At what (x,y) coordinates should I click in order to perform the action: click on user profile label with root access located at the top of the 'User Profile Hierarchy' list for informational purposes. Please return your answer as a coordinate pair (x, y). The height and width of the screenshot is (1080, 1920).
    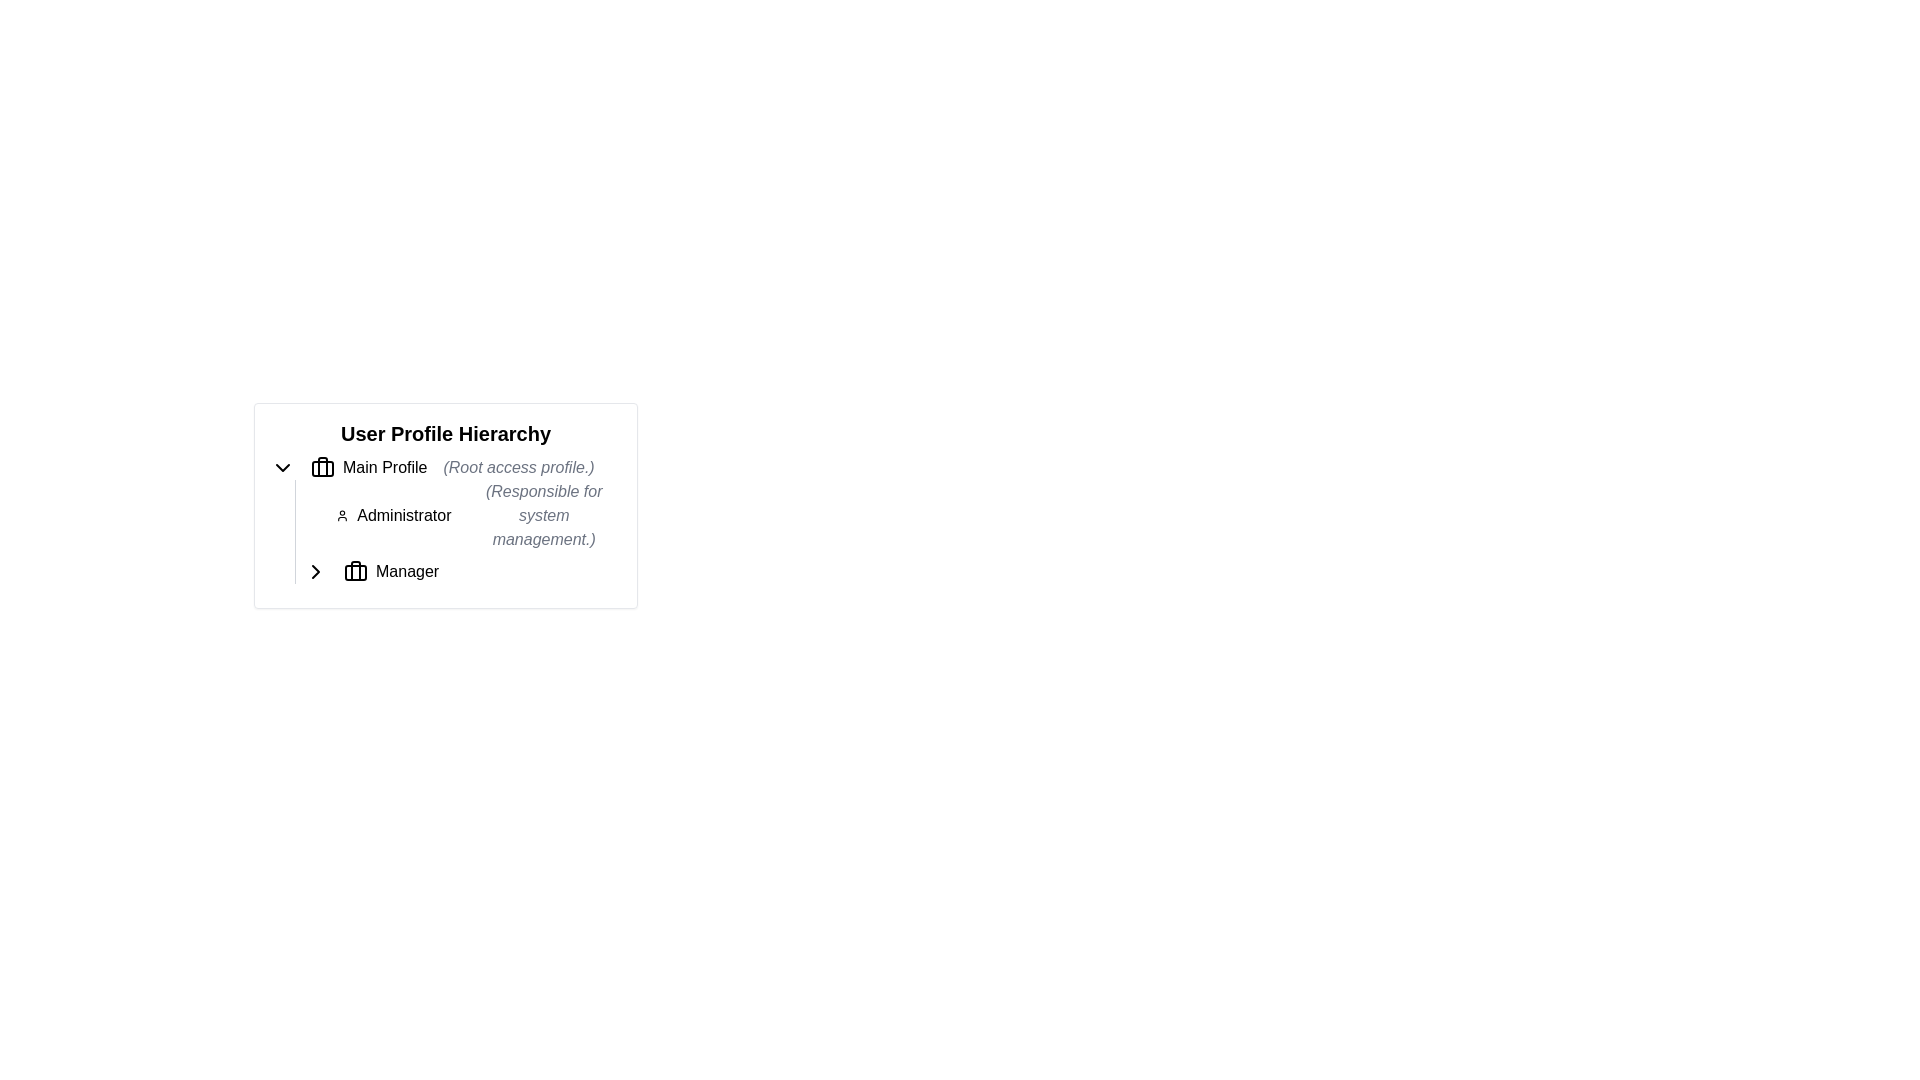
    Looking at the image, I should click on (445, 467).